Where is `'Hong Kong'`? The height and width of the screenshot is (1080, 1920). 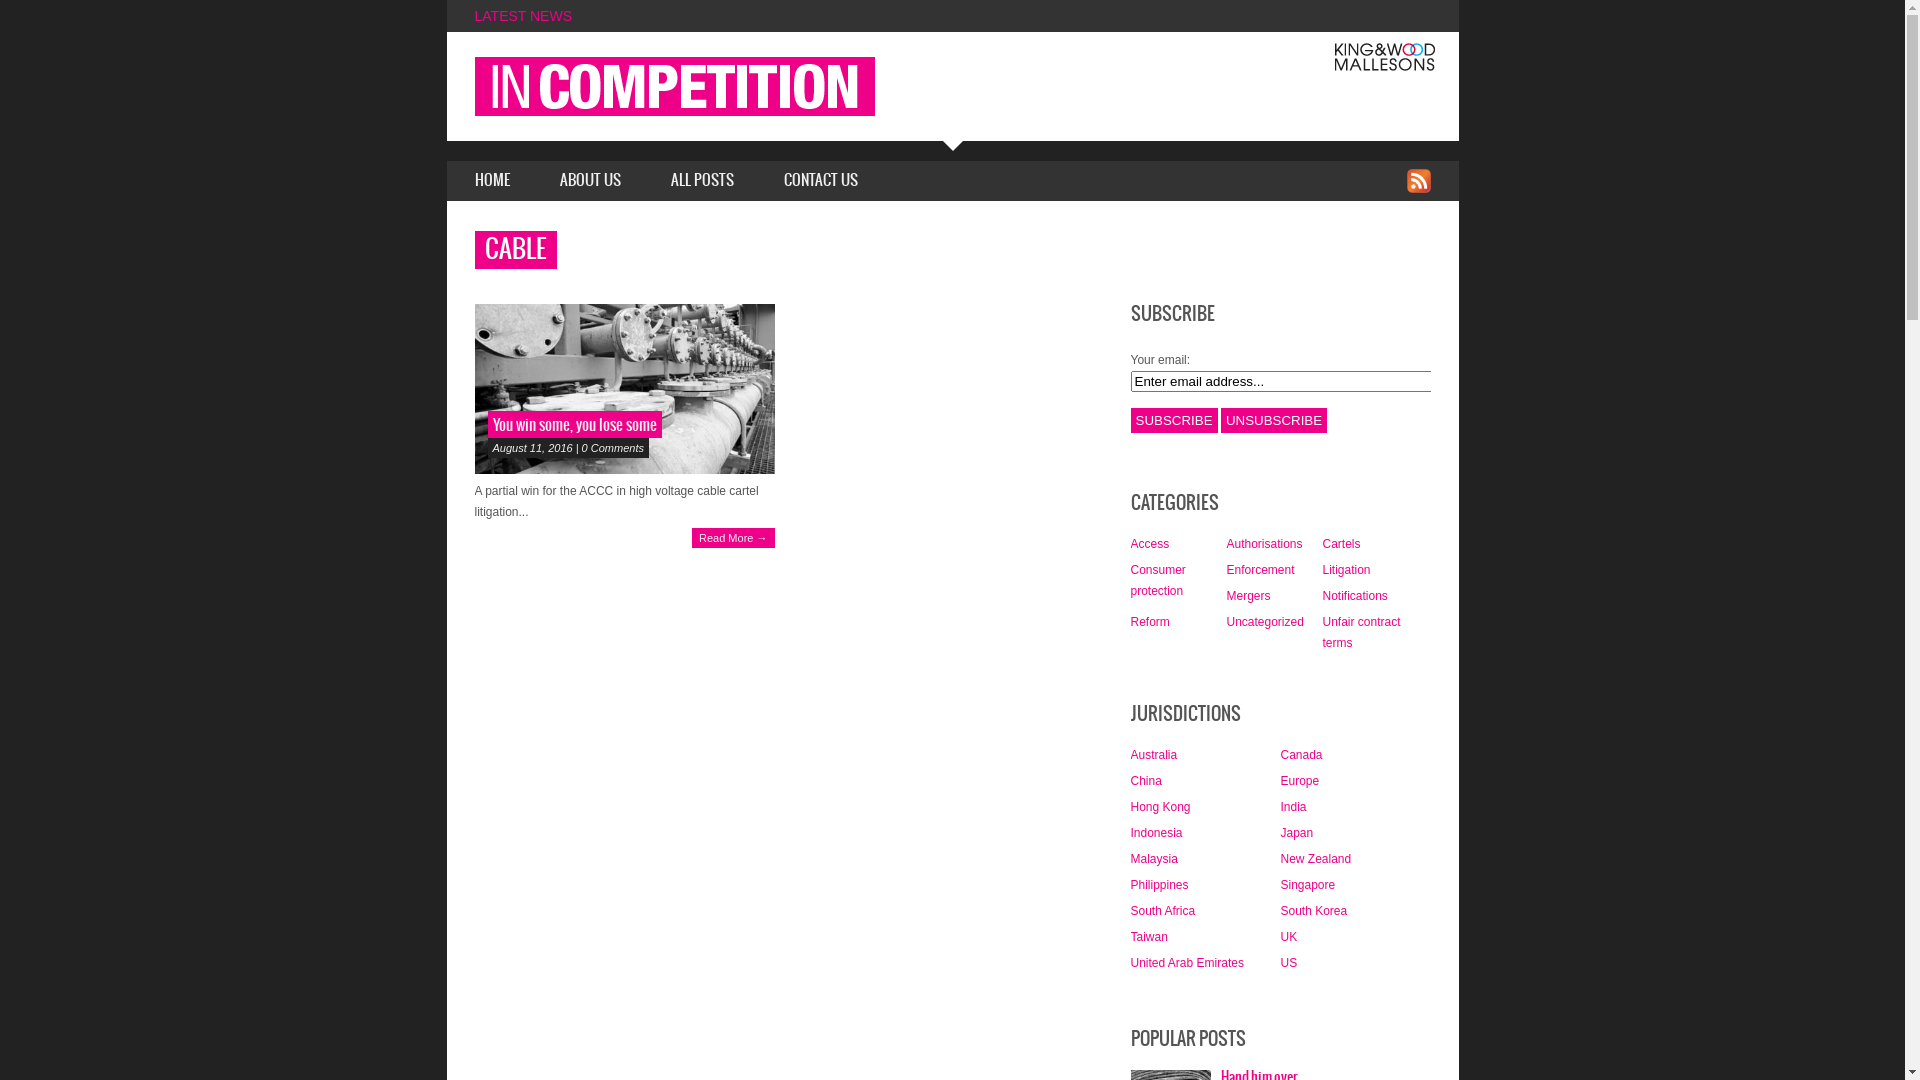
'Hong Kong' is located at coordinates (1129, 805).